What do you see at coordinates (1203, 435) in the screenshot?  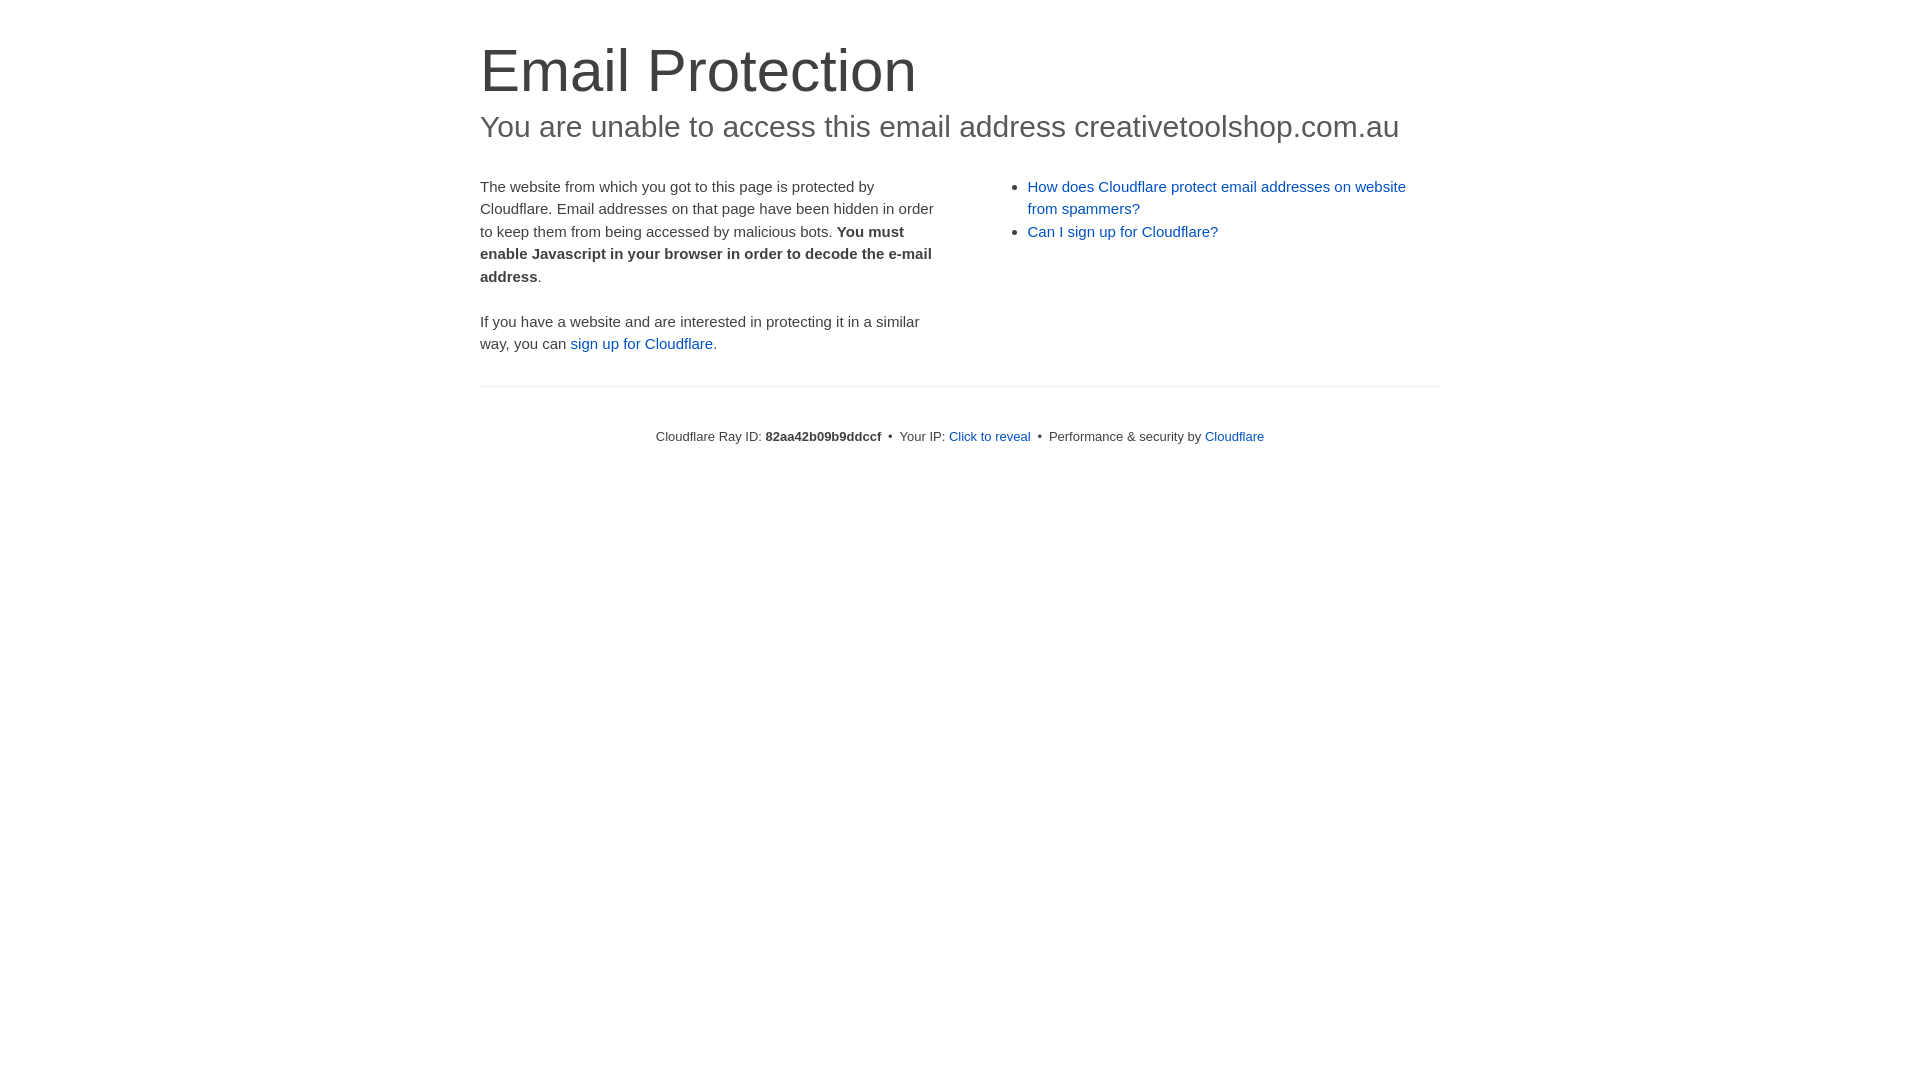 I see `'Cloudflare'` at bounding box center [1203, 435].